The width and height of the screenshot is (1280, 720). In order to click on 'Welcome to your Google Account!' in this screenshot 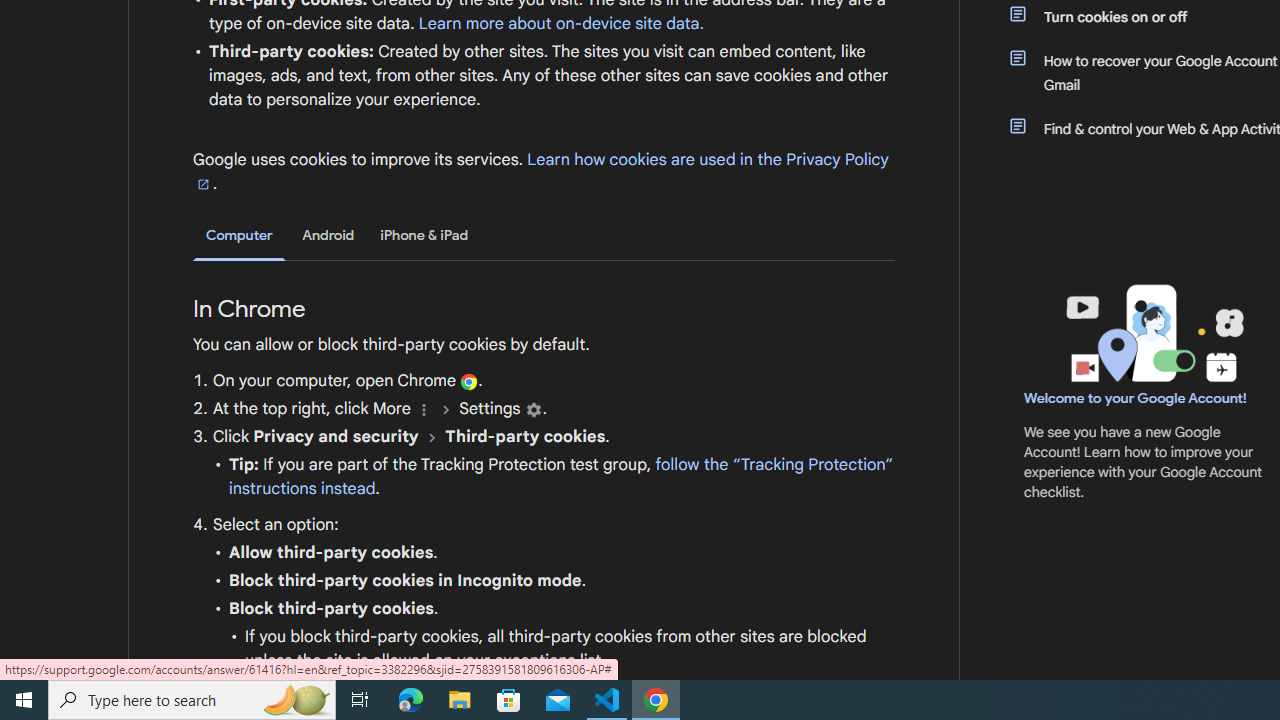, I will do `click(1135, 397)`.